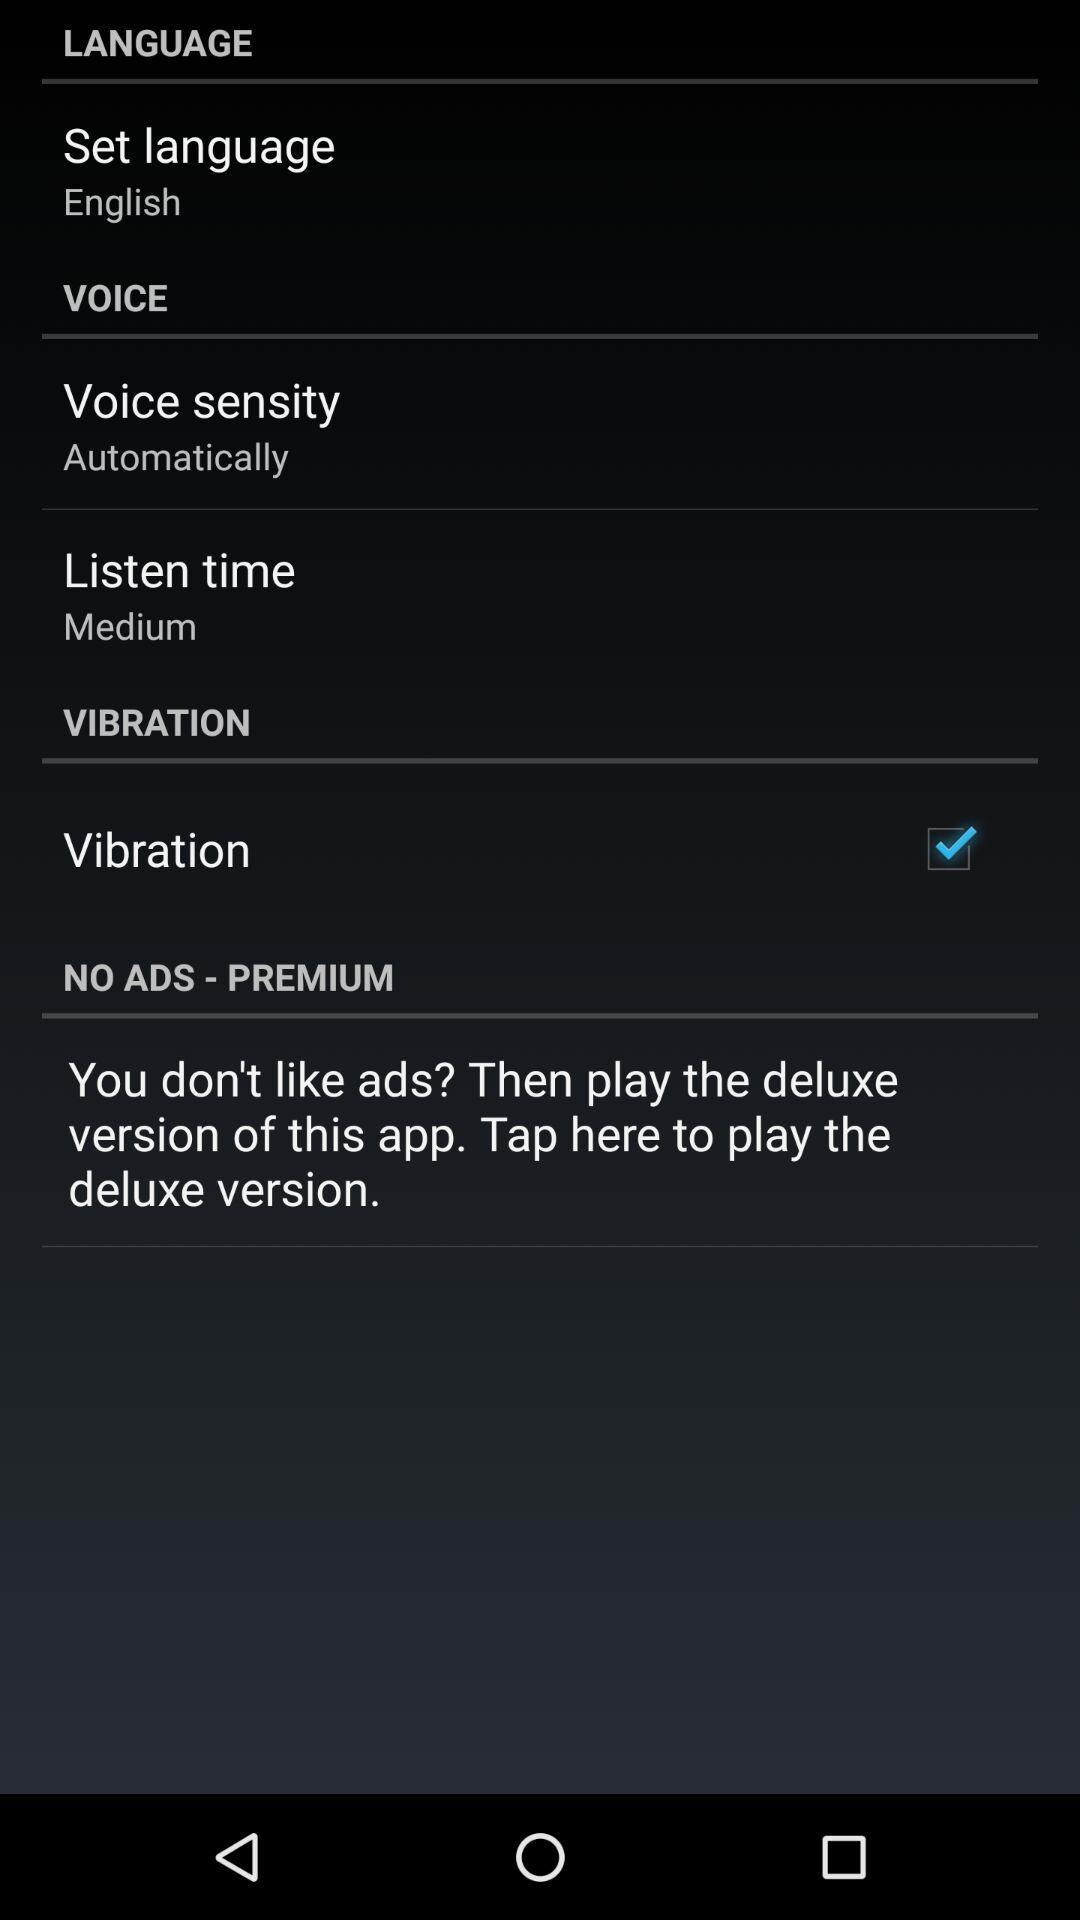 The image size is (1080, 1920). What do you see at coordinates (947, 849) in the screenshot?
I see `the app next to vibration item` at bounding box center [947, 849].